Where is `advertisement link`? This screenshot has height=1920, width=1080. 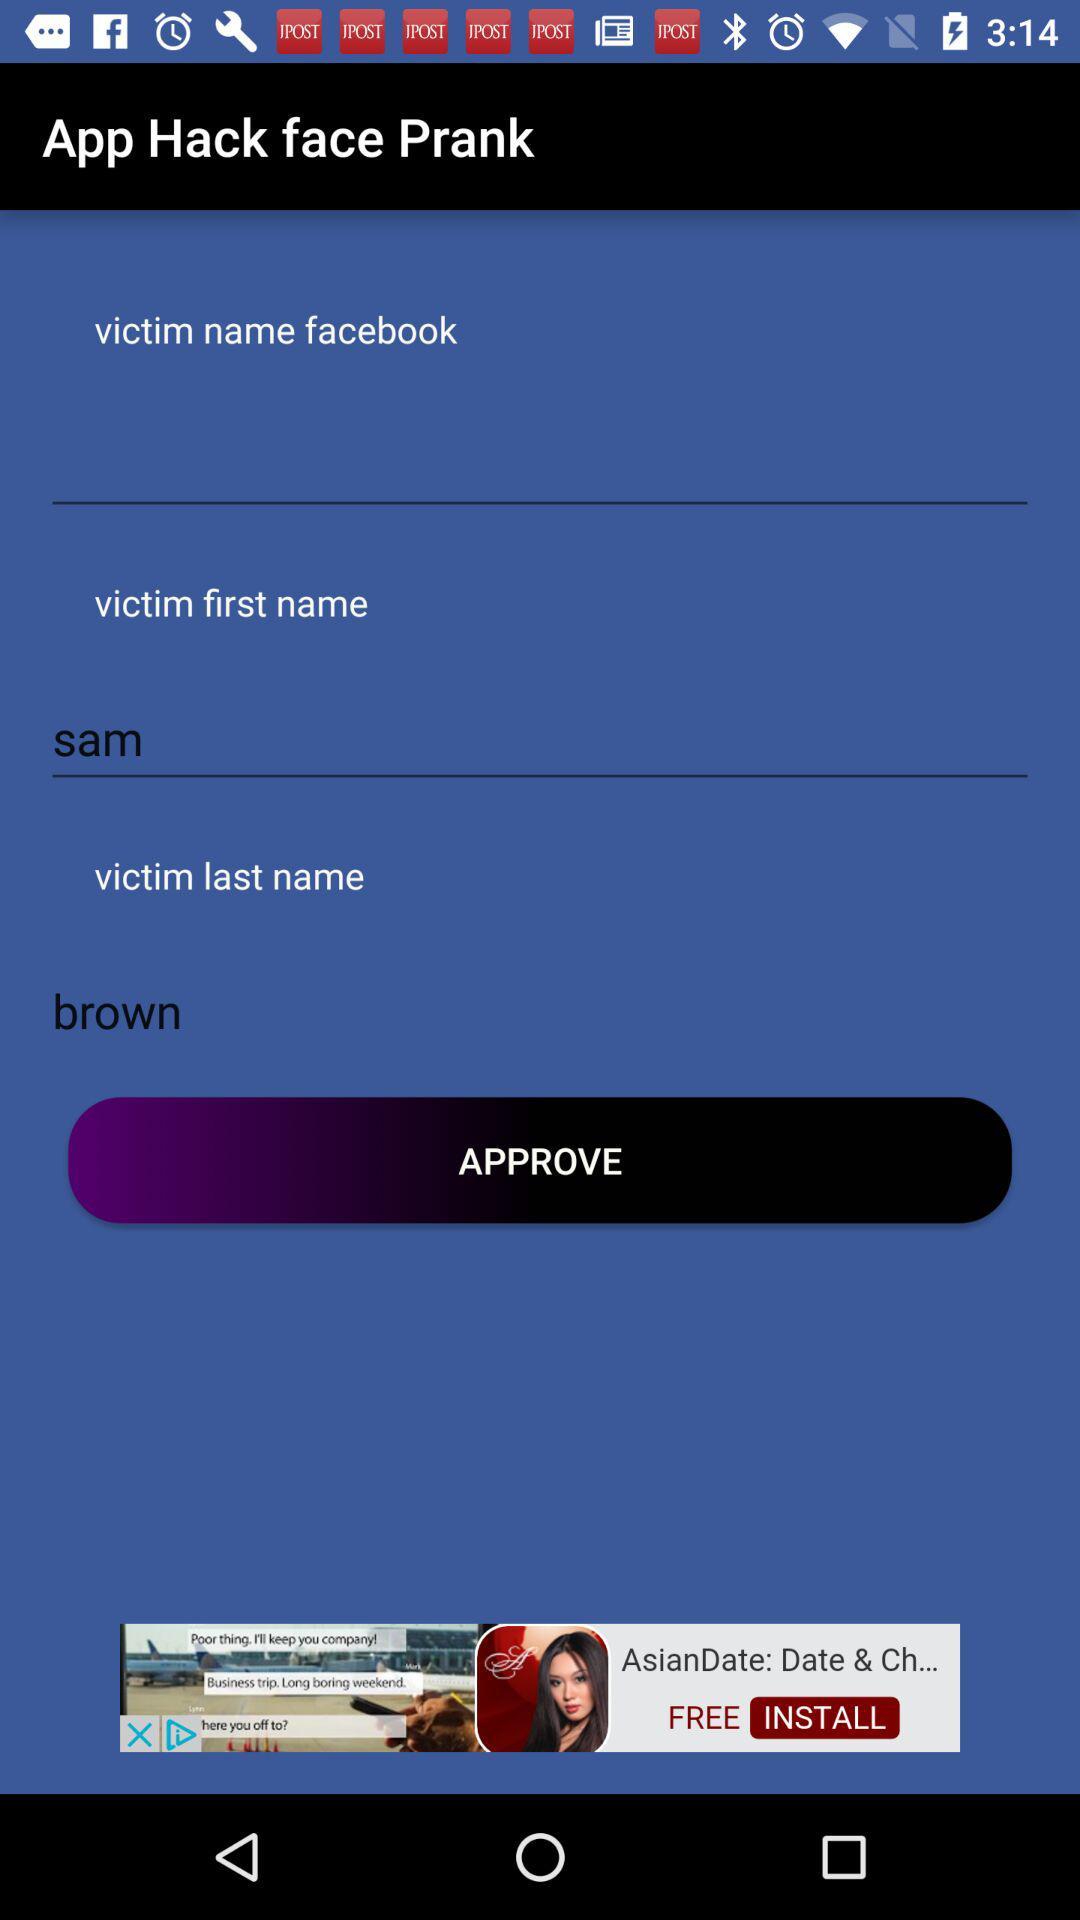 advertisement link is located at coordinates (540, 1685).